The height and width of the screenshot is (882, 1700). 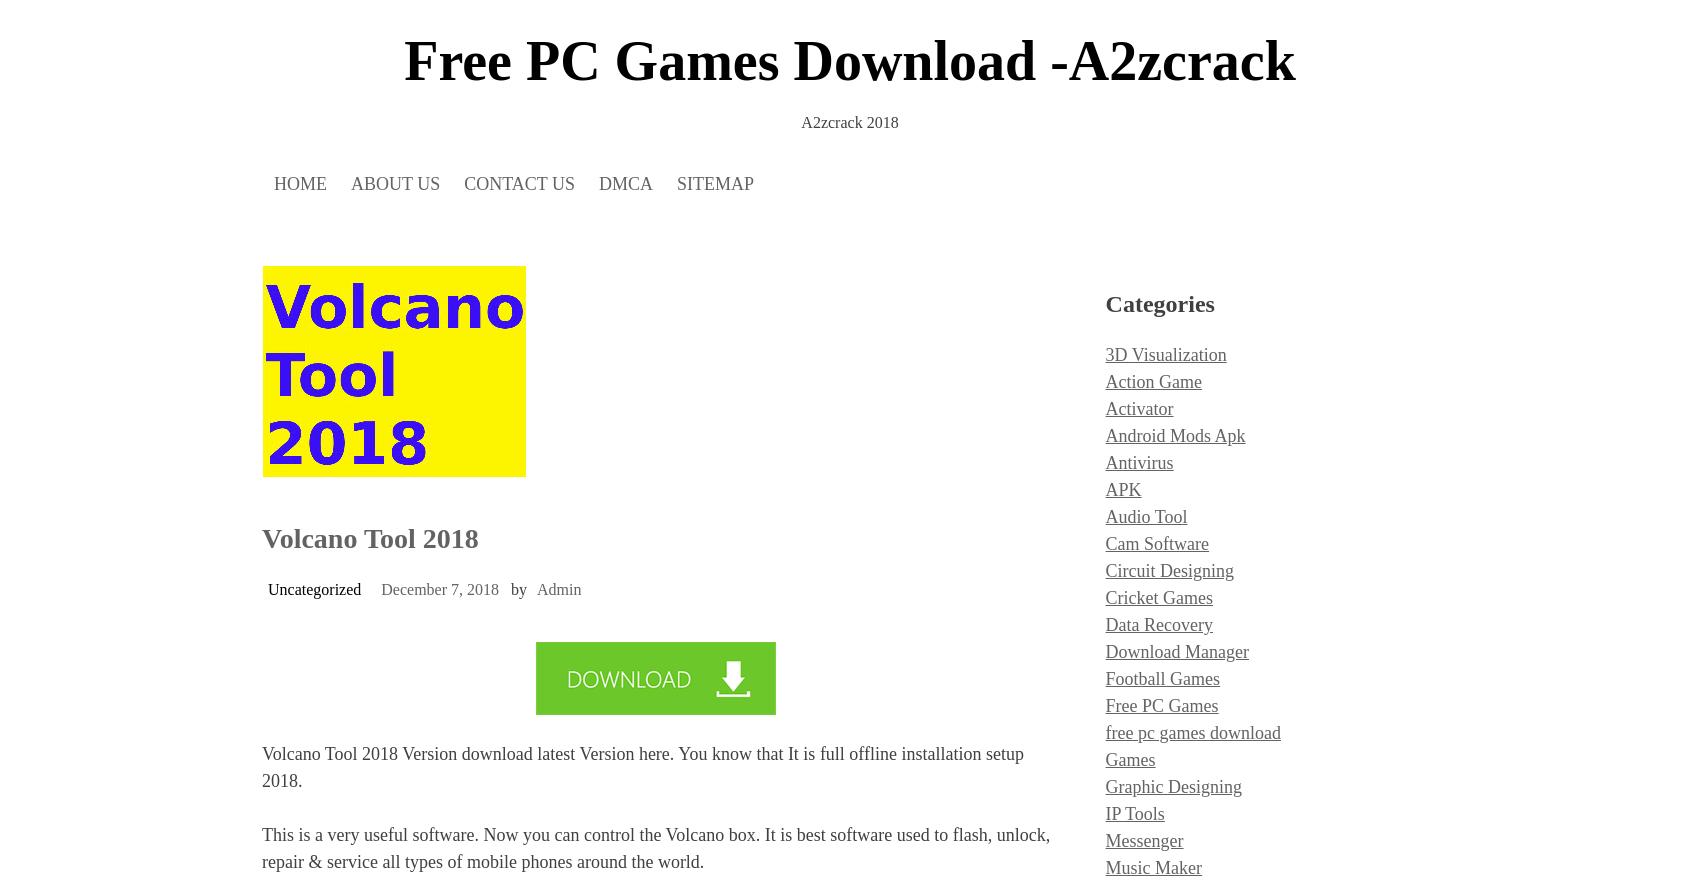 What do you see at coordinates (346, 481) in the screenshot?
I see `'You can also download:'` at bounding box center [346, 481].